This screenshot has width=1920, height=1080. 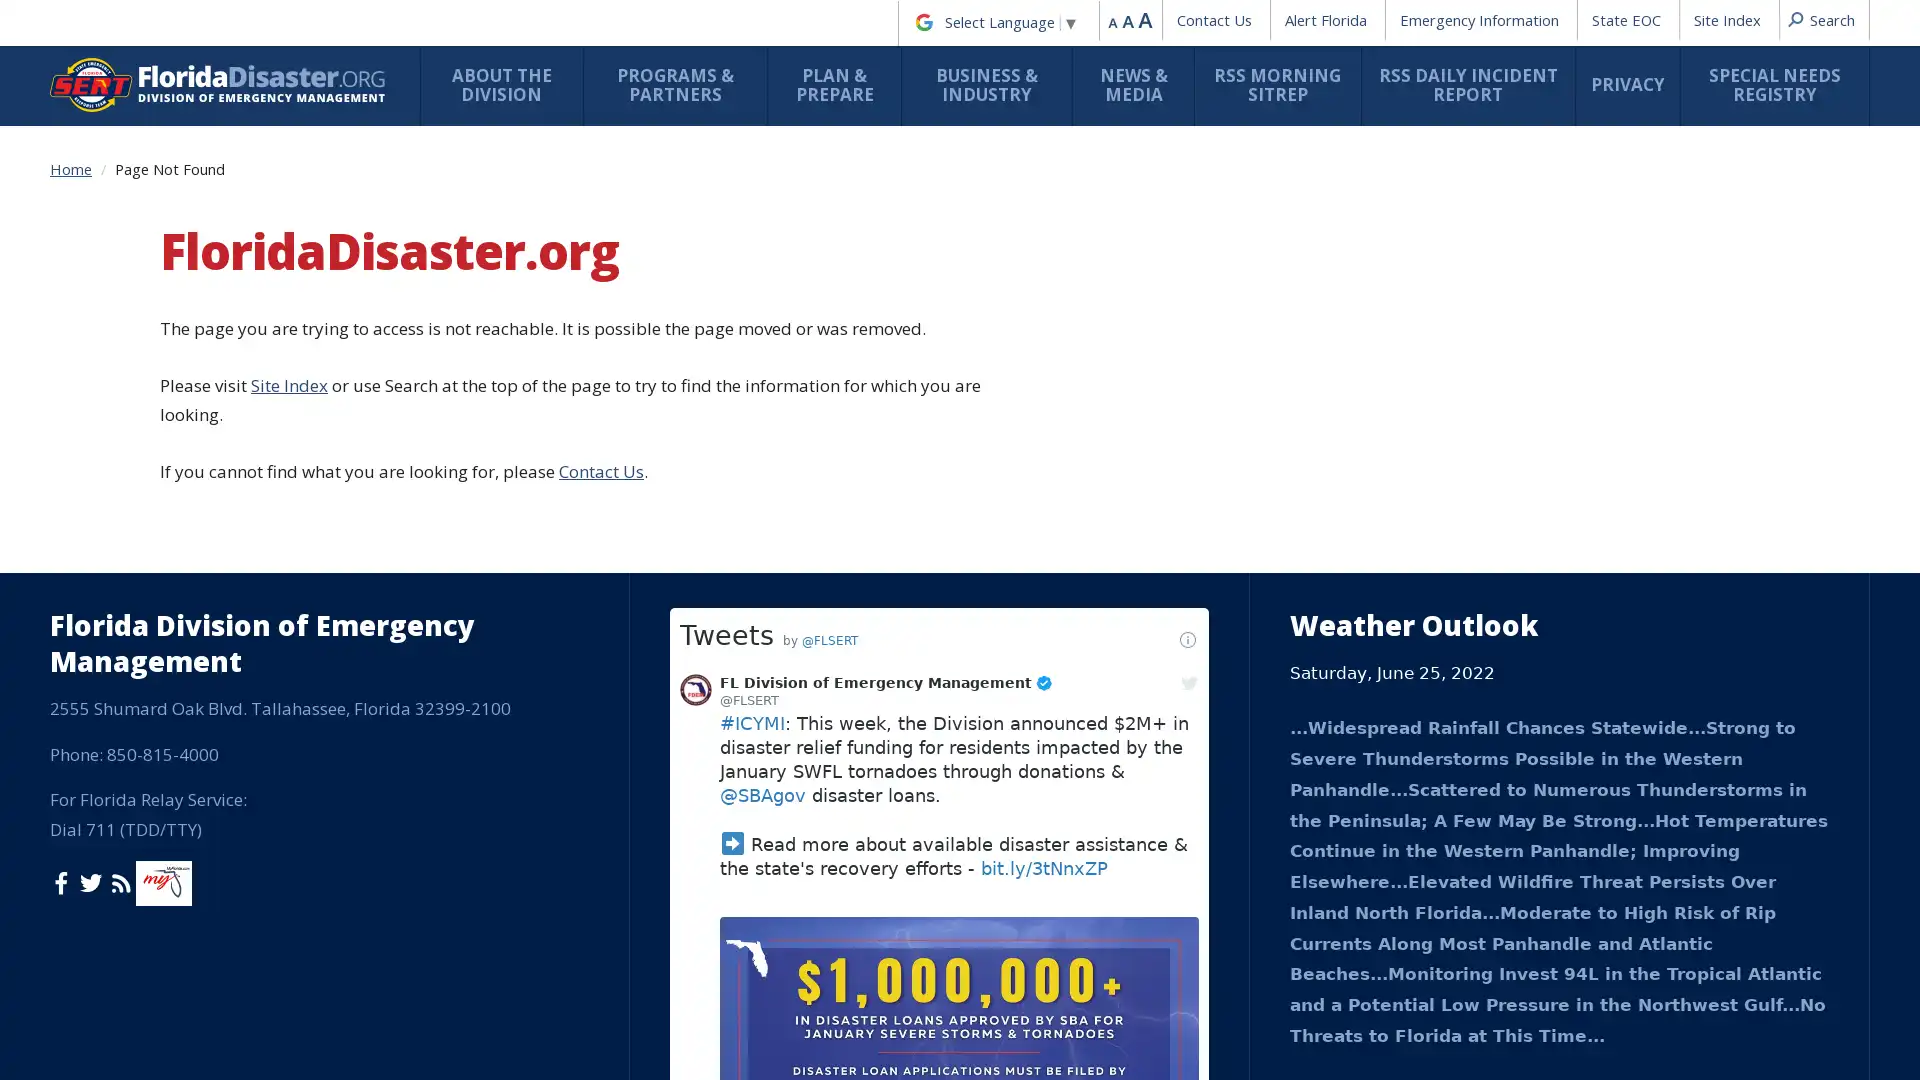 I want to click on Toggle More, so click(x=801, y=744).